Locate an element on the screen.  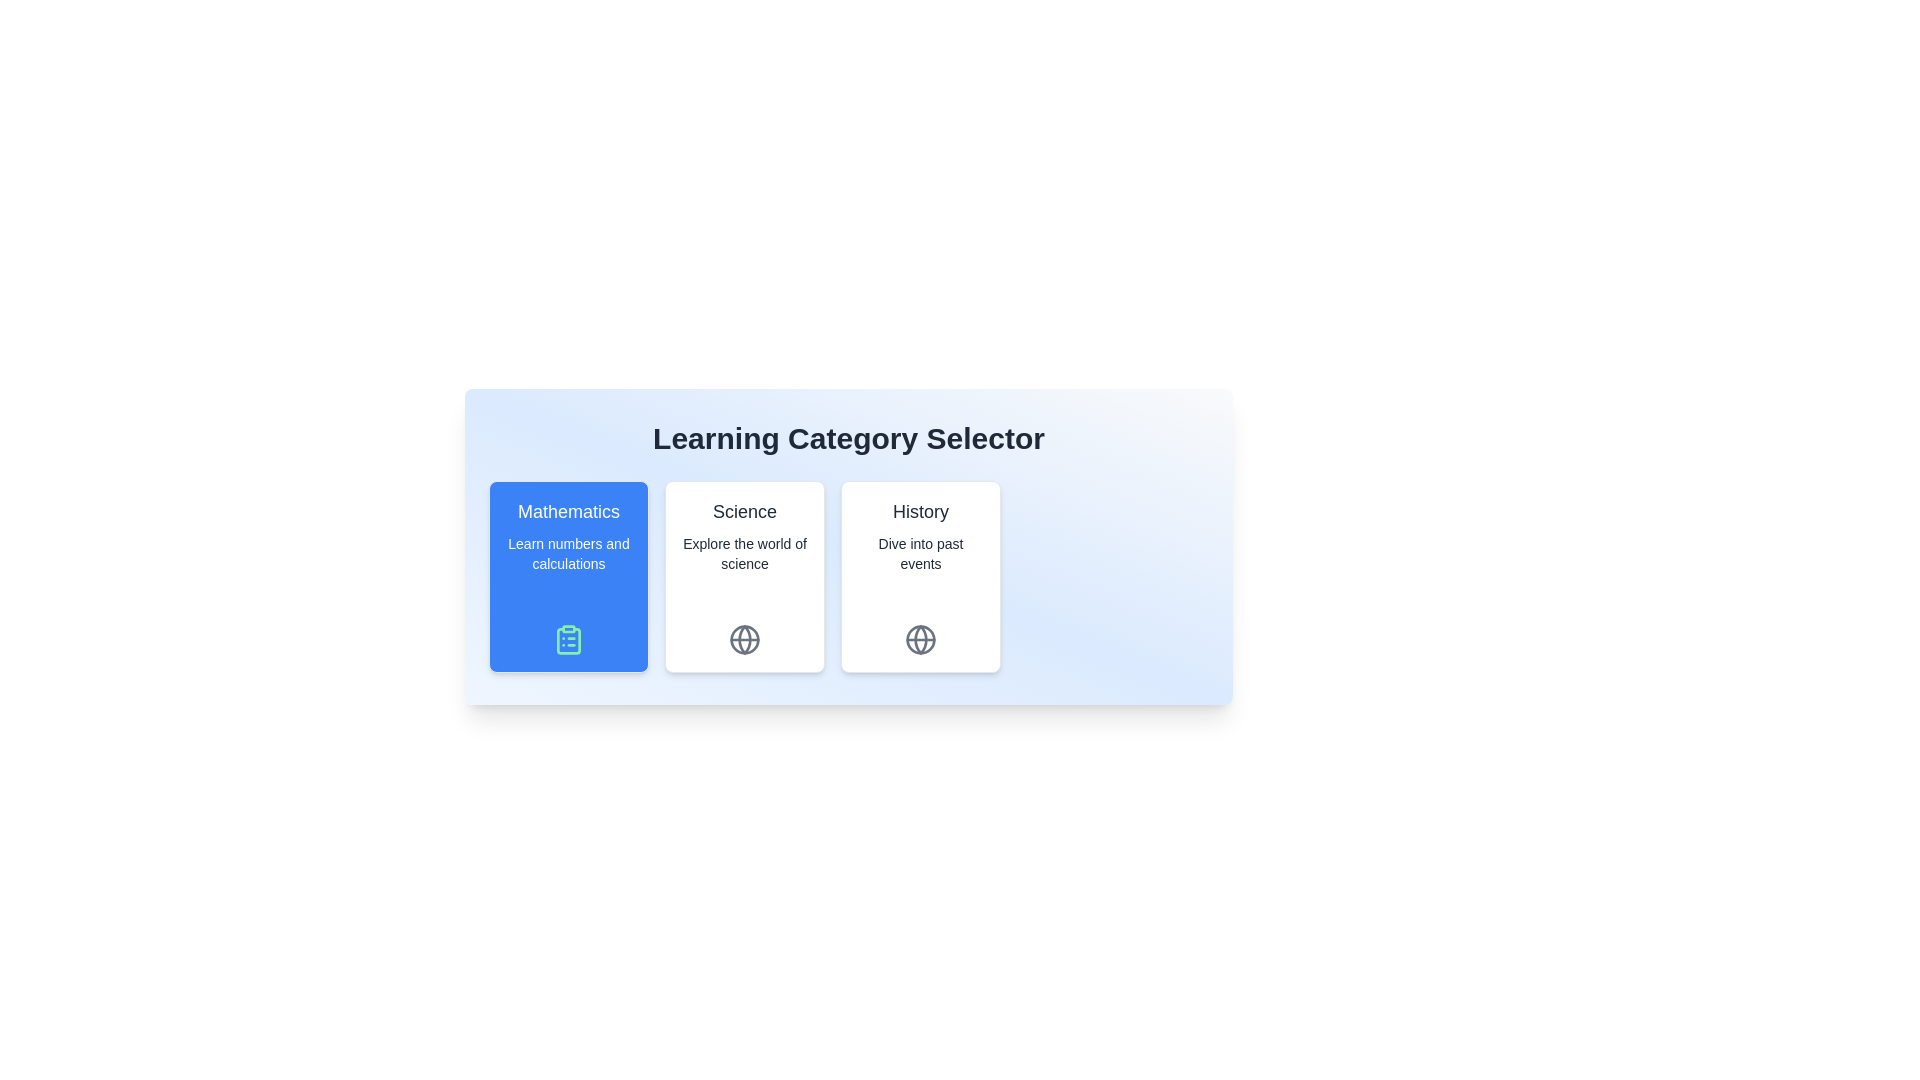
the chip corresponding to Science is located at coordinates (743, 577).